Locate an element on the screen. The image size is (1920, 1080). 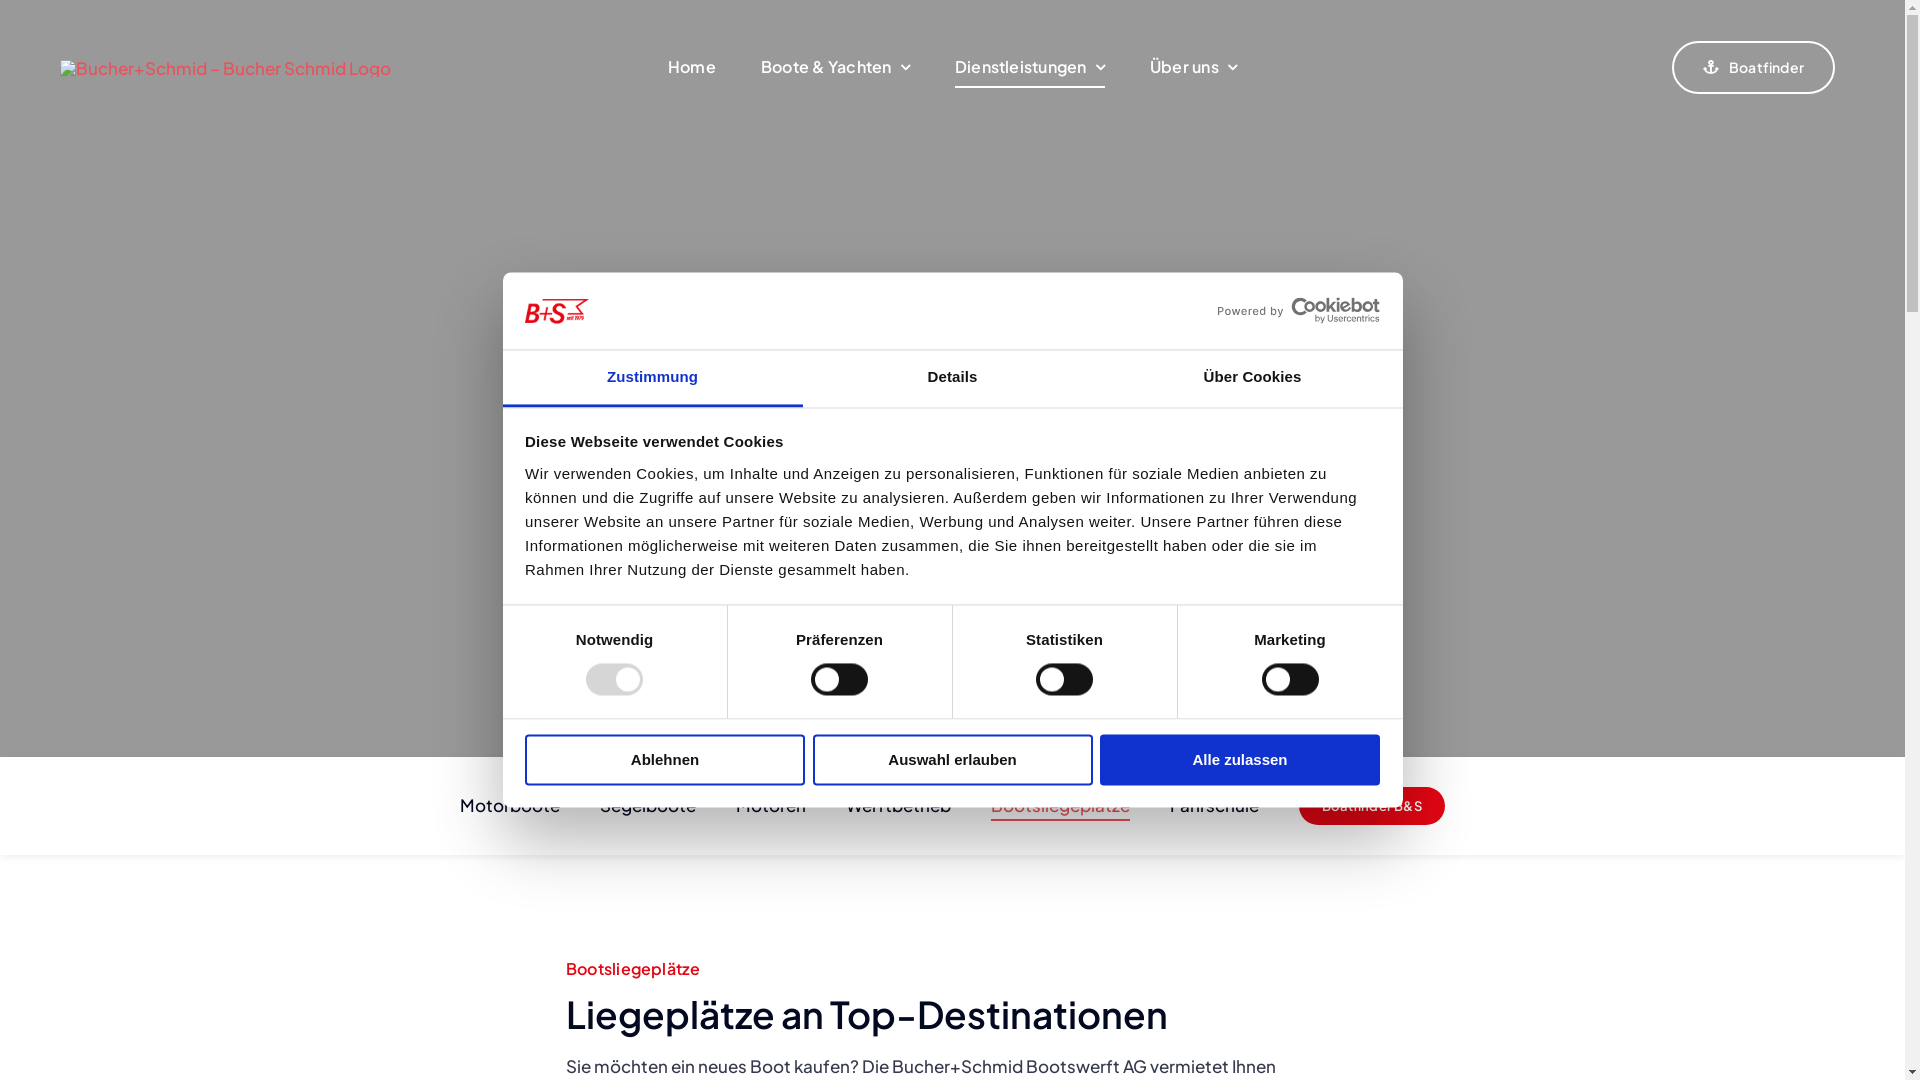
'Auswahl erlauben' is located at coordinates (950, 759).